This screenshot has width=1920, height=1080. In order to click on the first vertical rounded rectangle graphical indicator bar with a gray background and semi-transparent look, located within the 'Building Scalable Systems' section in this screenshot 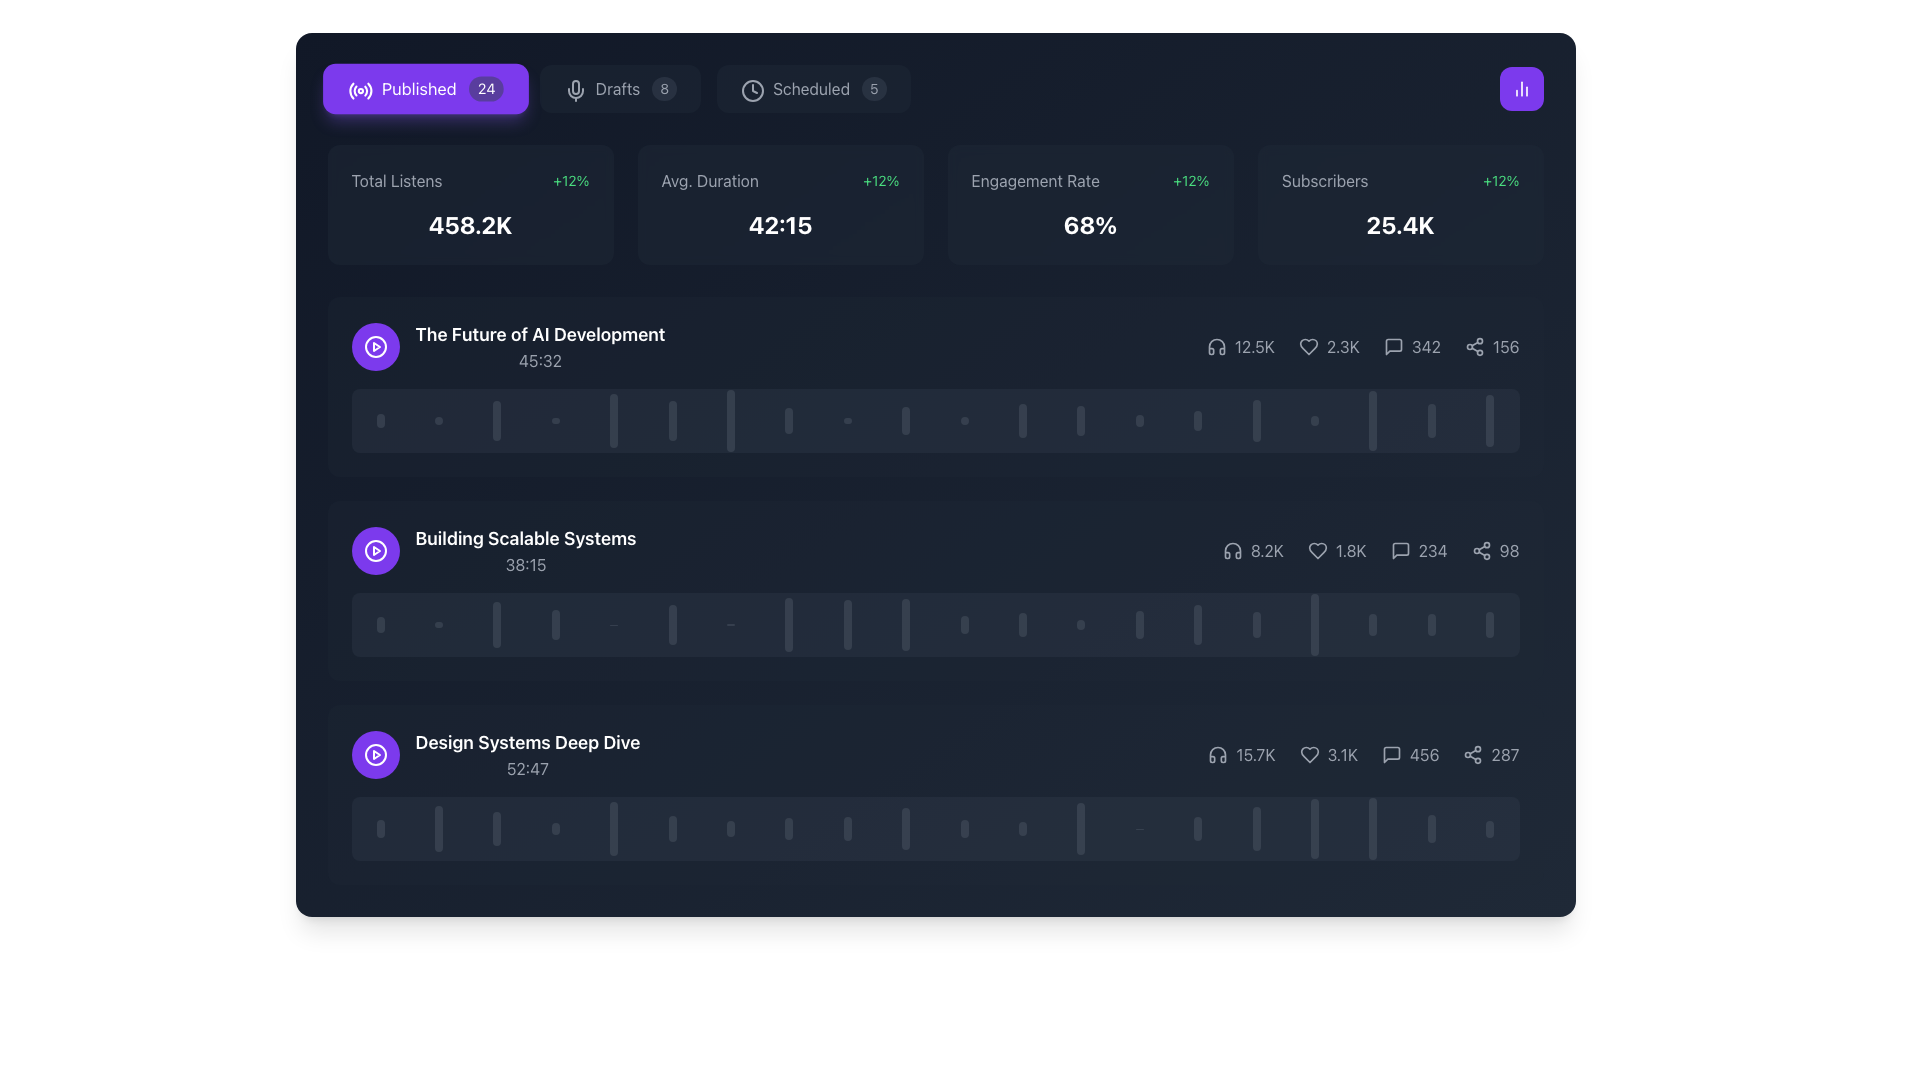, I will do `click(380, 623)`.